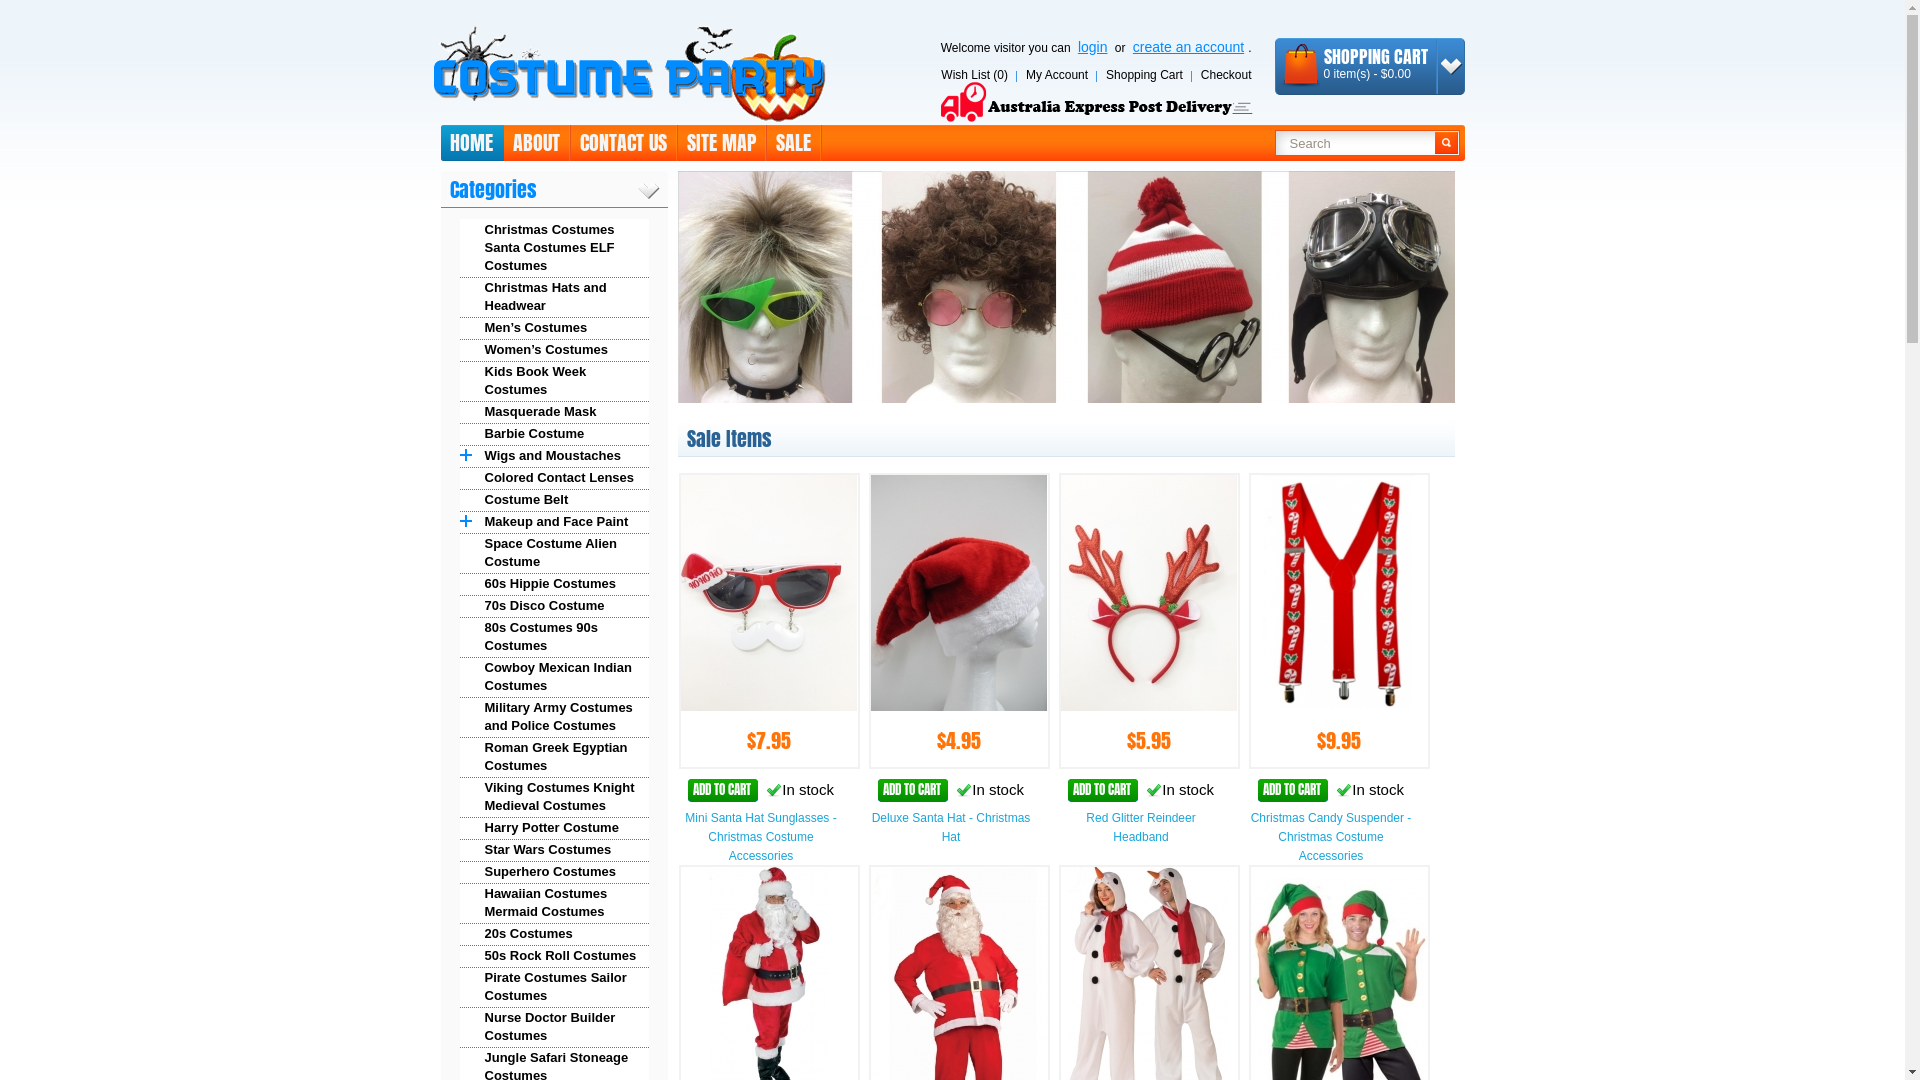 The image size is (1920, 1080). What do you see at coordinates (1292, 789) in the screenshot?
I see `'ADD TO CART'` at bounding box center [1292, 789].